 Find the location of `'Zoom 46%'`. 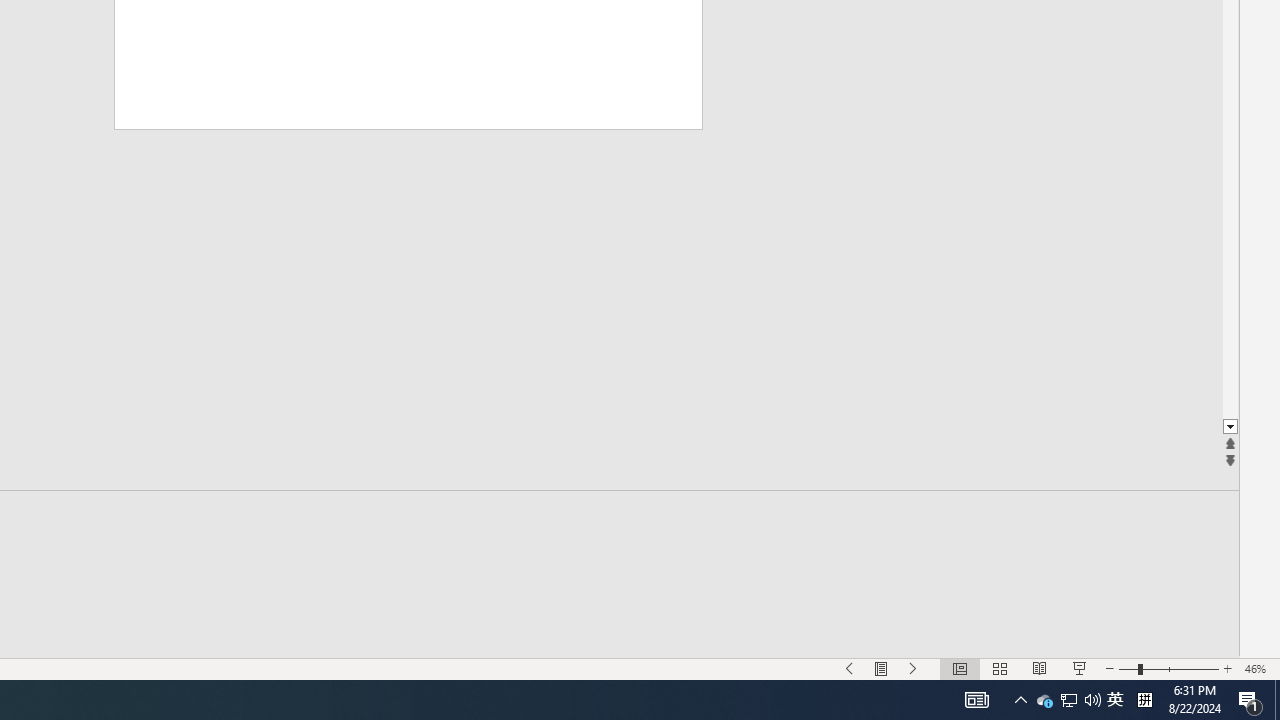

'Zoom 46%' is located at coordinates (1257, 669).